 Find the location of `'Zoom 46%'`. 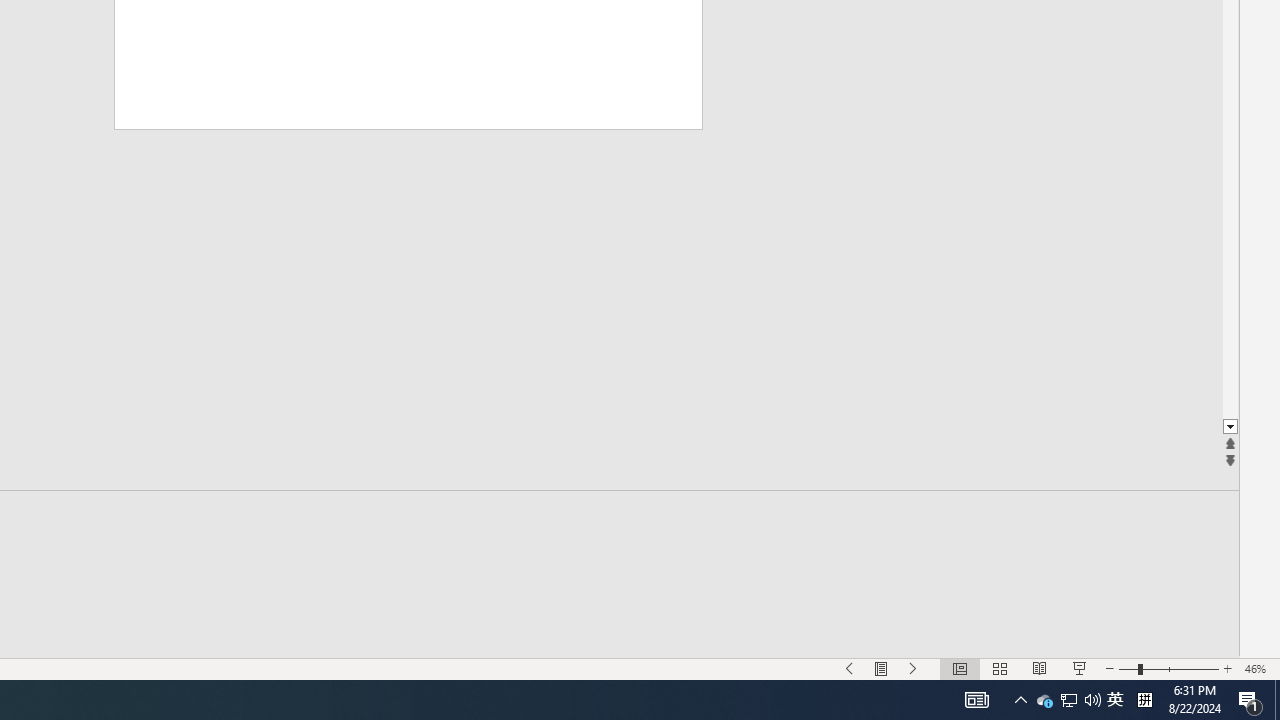

'Zoom 46%' is located at coordinates (1257, 669).